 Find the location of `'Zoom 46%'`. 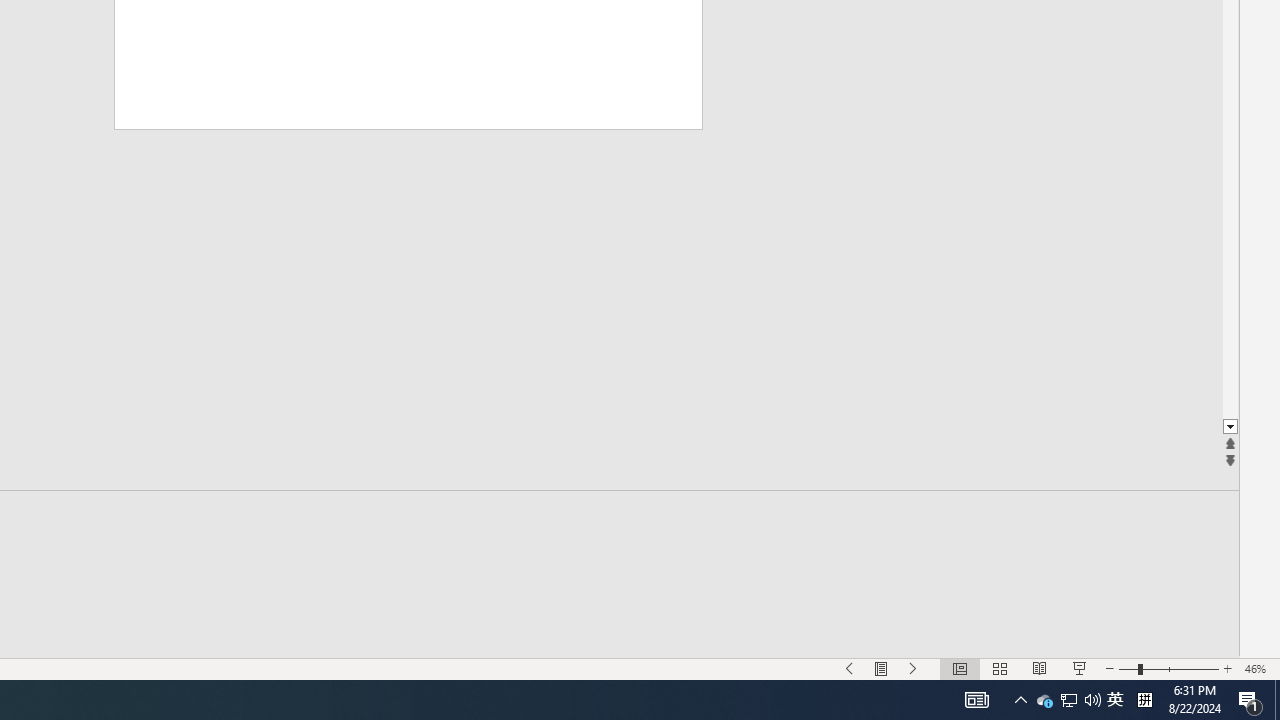

'Zoom 46%' is located at coordinates (1257, 669).